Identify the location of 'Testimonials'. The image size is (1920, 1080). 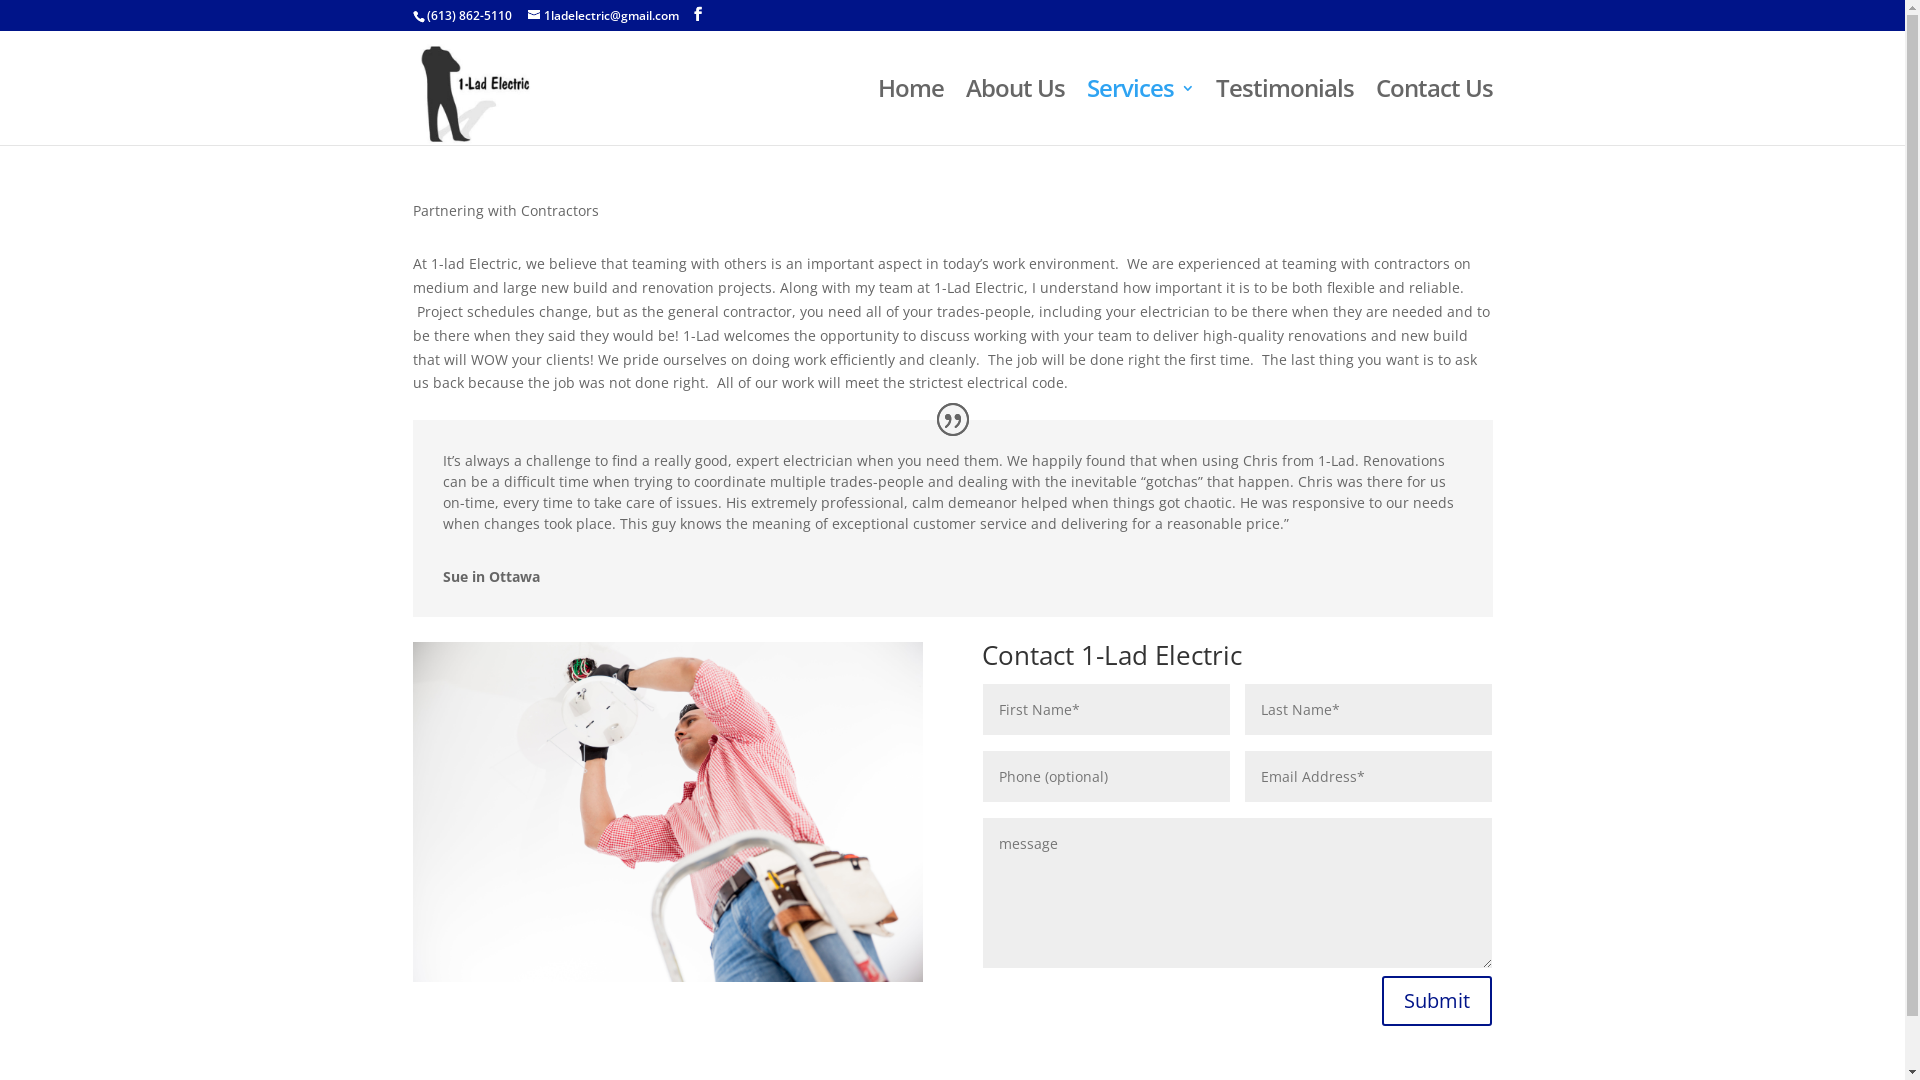
(1285, 112).